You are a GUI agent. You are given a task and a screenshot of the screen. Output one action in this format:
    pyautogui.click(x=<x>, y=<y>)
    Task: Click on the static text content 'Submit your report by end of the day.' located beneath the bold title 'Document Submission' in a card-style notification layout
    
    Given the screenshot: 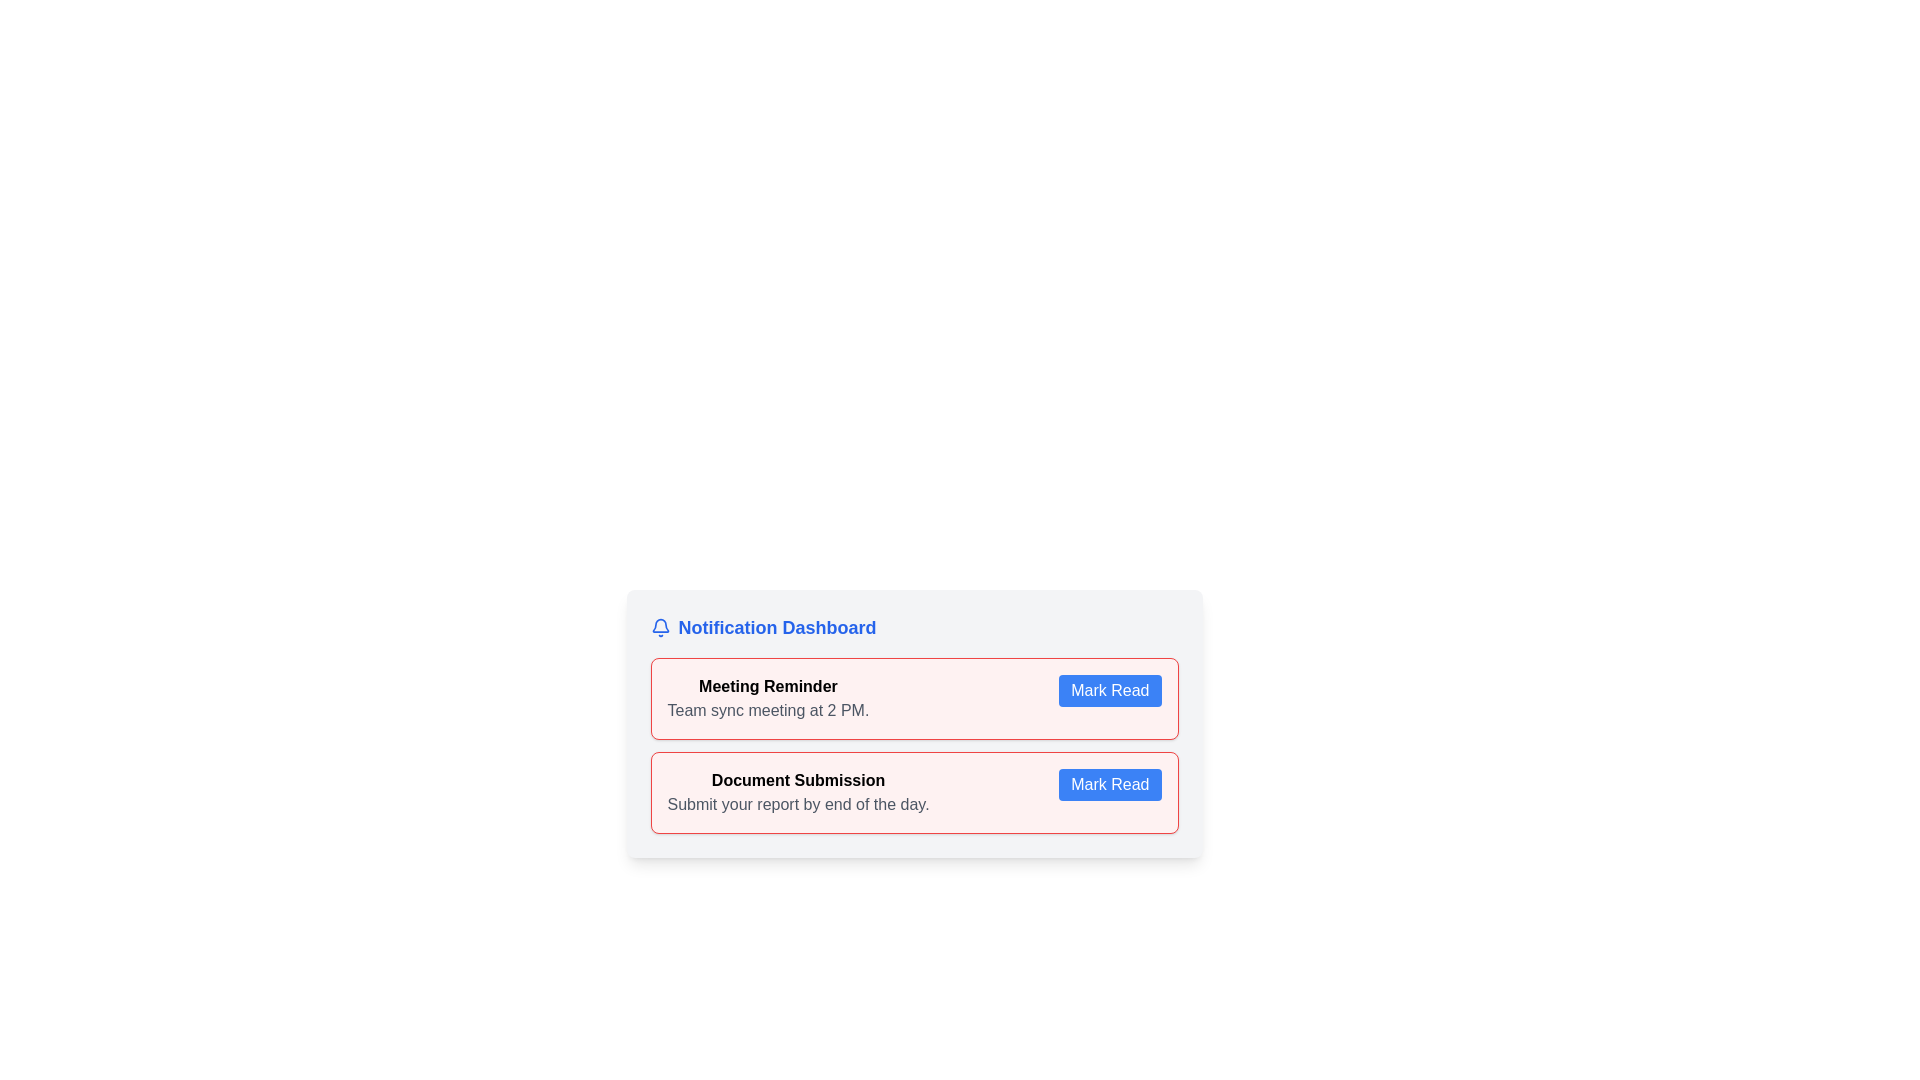 What is the action you would take?
    pyautogui.click(x=797, y=804)
    